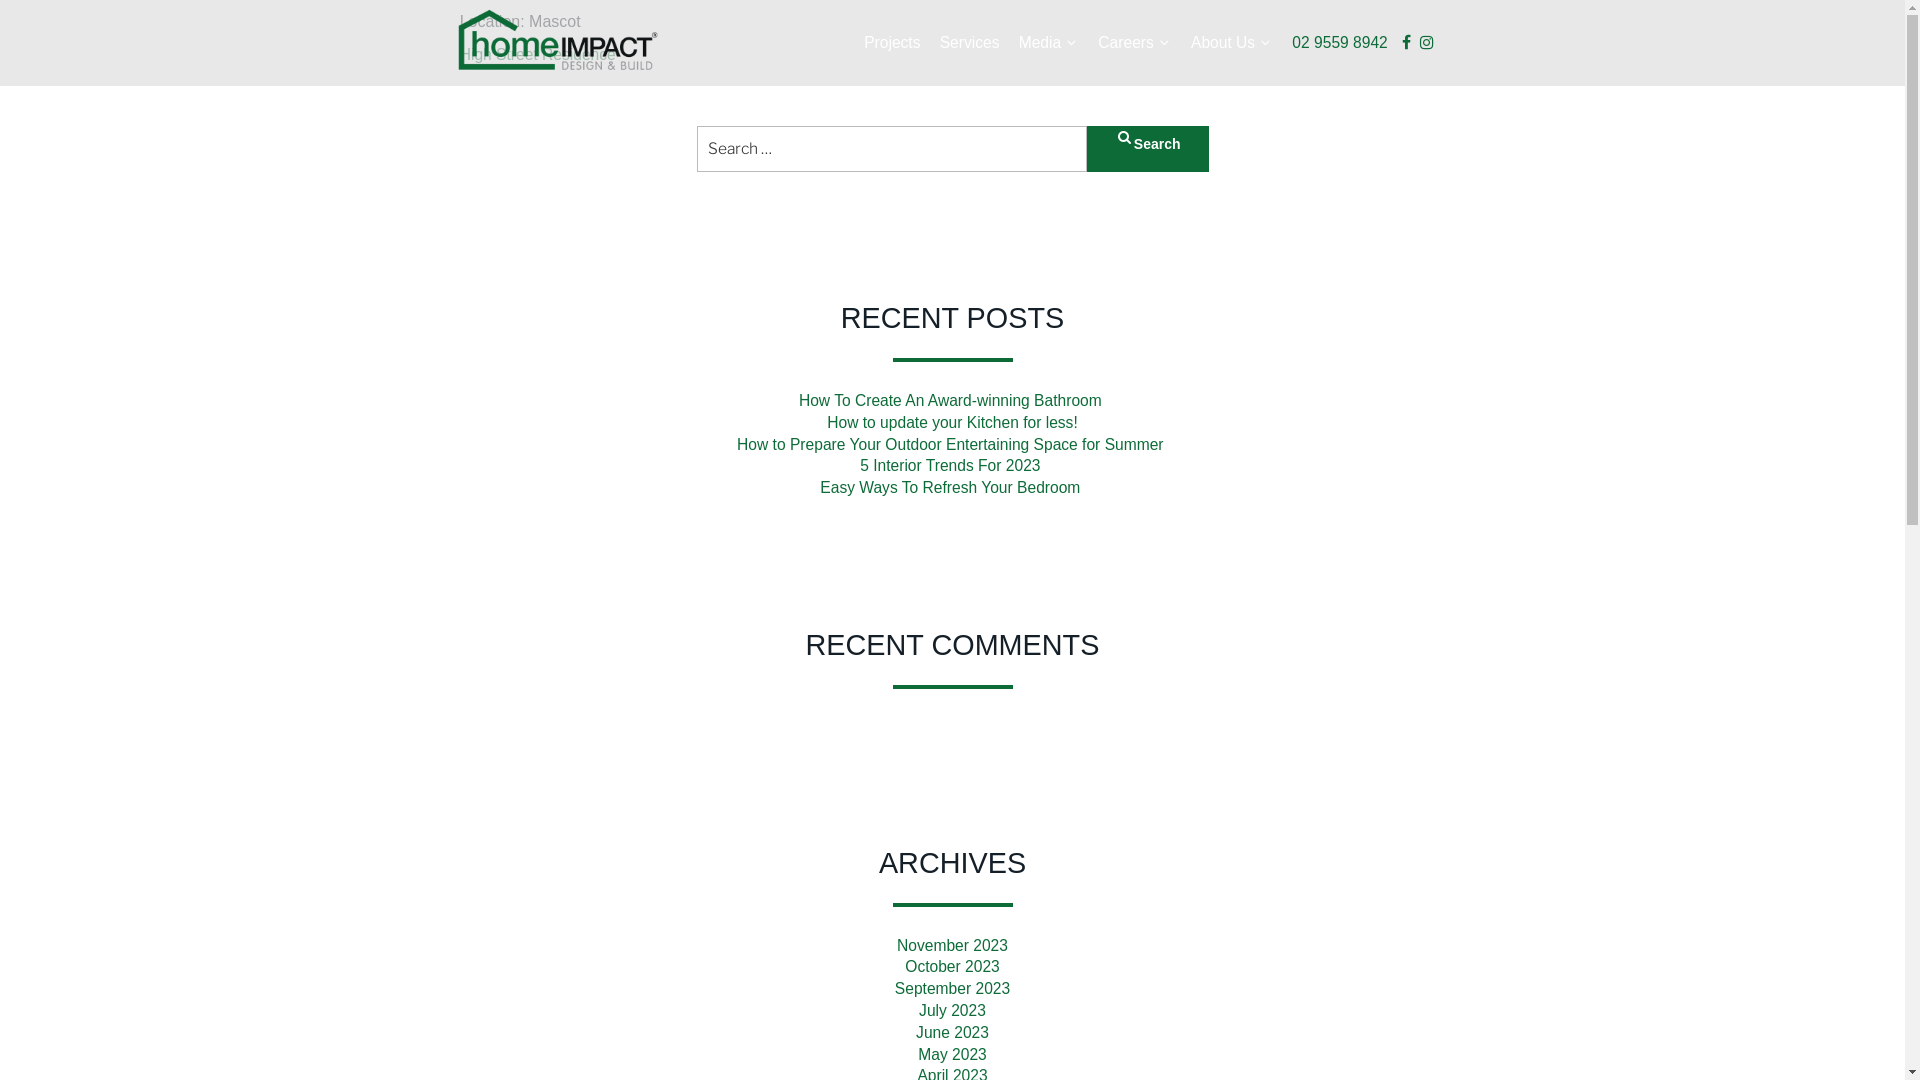  What do you see at coordinates (969, 42) in the screenshot?
I see `'Services'` at bounding box center [969, 42].